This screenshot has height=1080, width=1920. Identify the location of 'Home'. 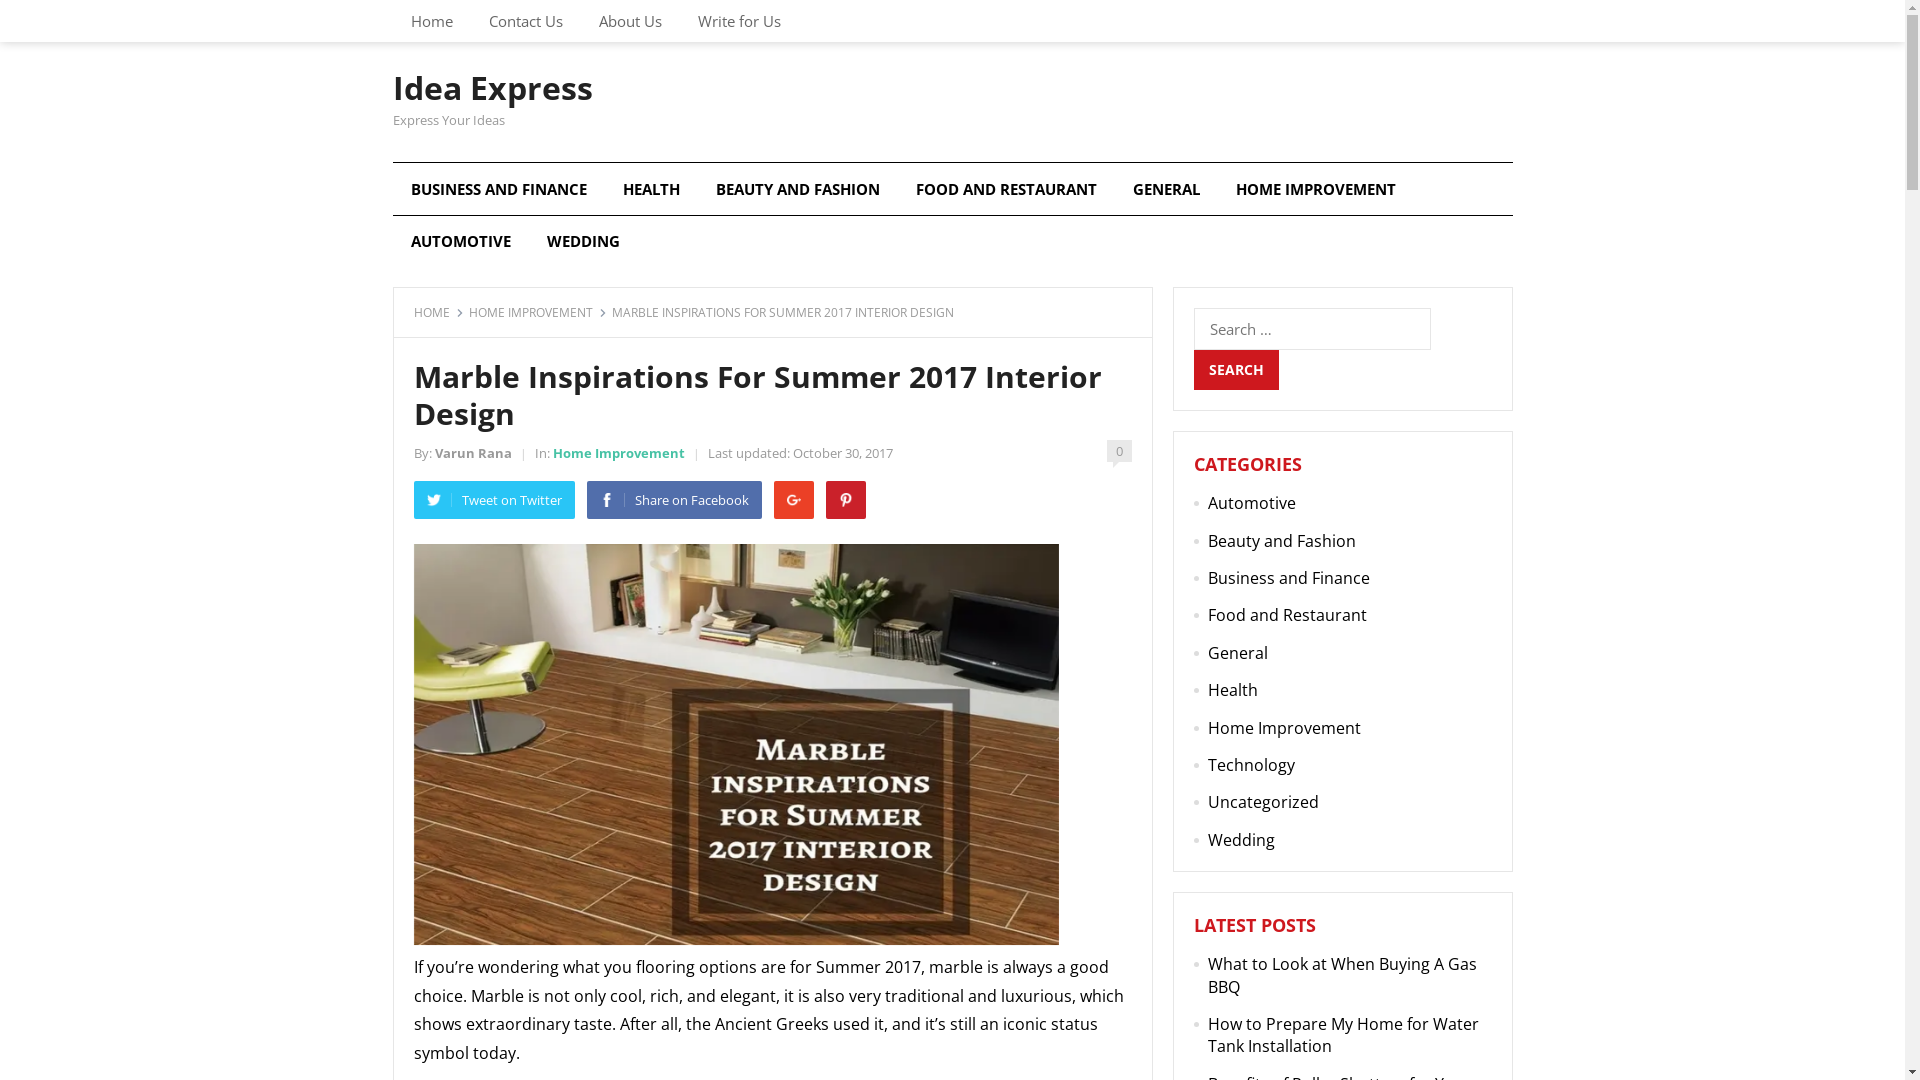
(392, 20).